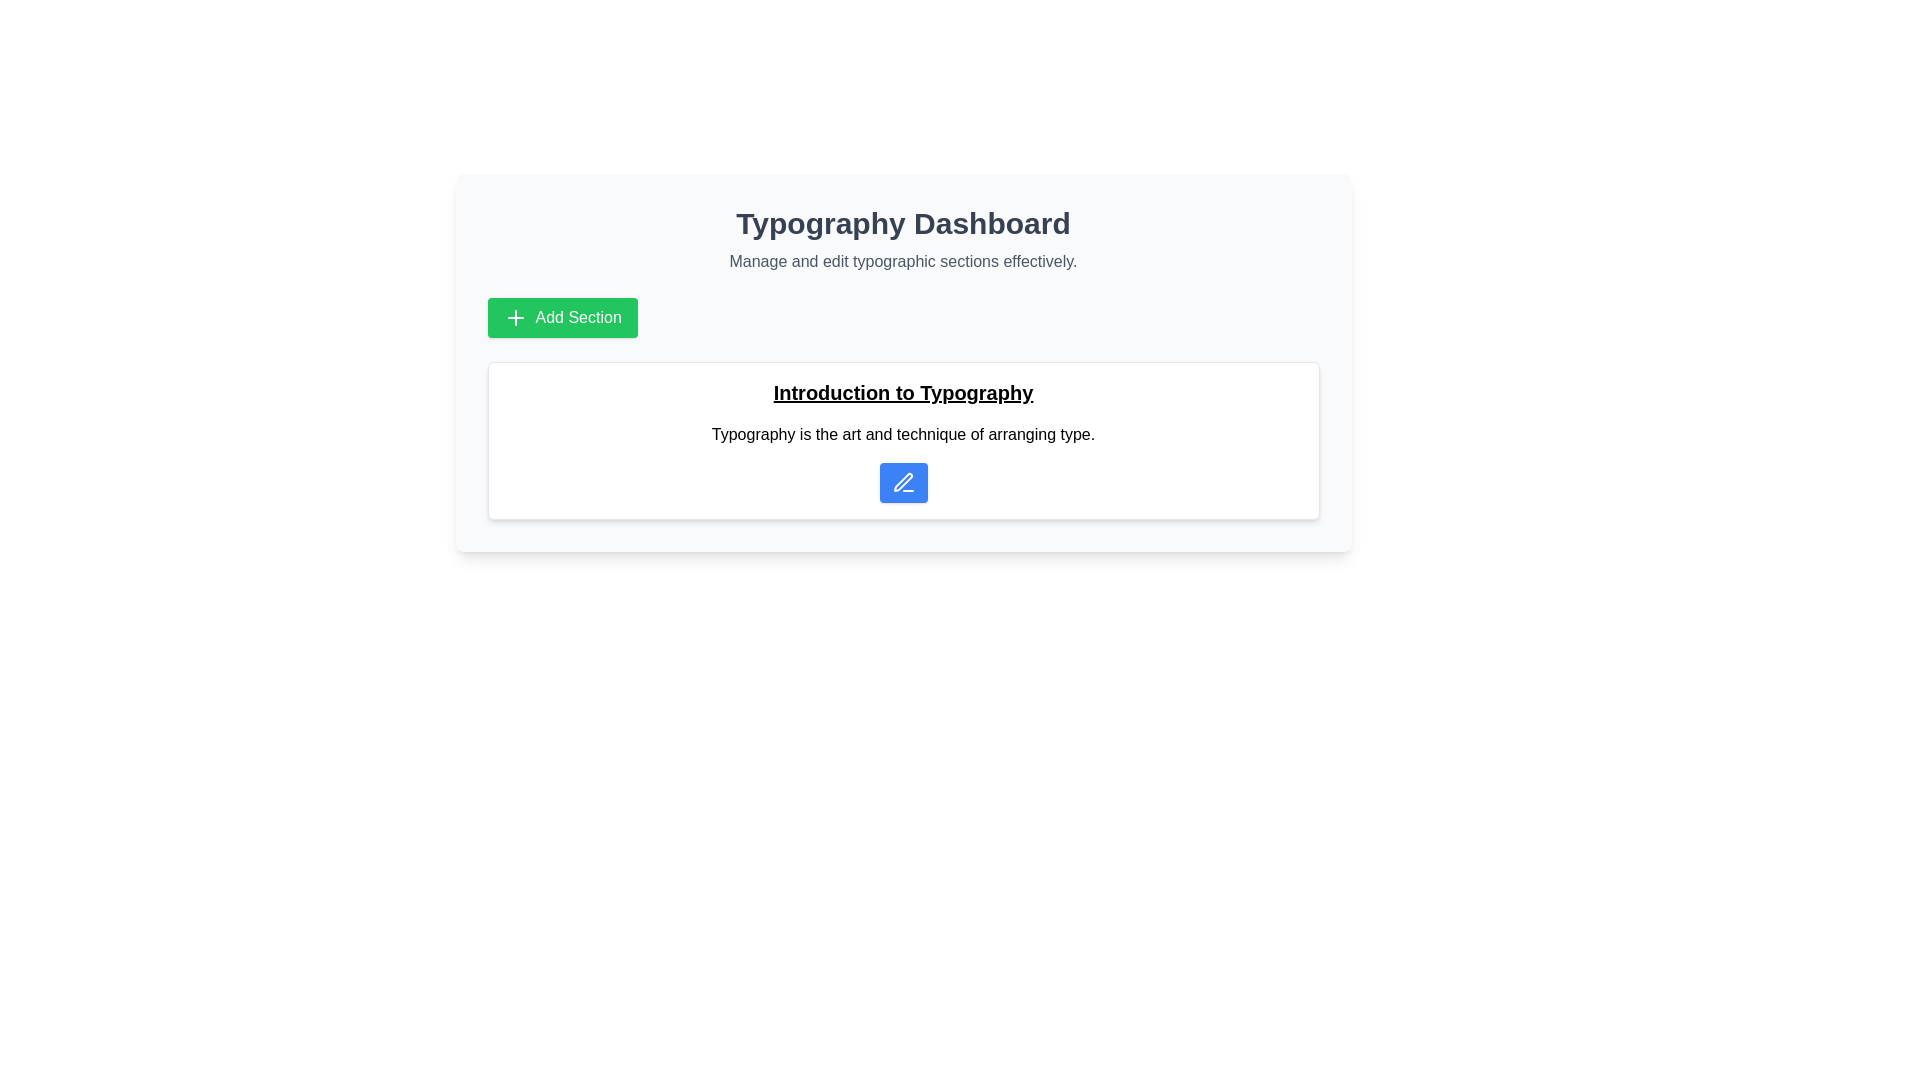 The image size is (1920, 1080). Describe the element at coordinates (902, 482) in the screenshot. I see `the edit icon button located within the blue circular button at the bottom center of the card labeled 'Introduction to Typography'` at that location.